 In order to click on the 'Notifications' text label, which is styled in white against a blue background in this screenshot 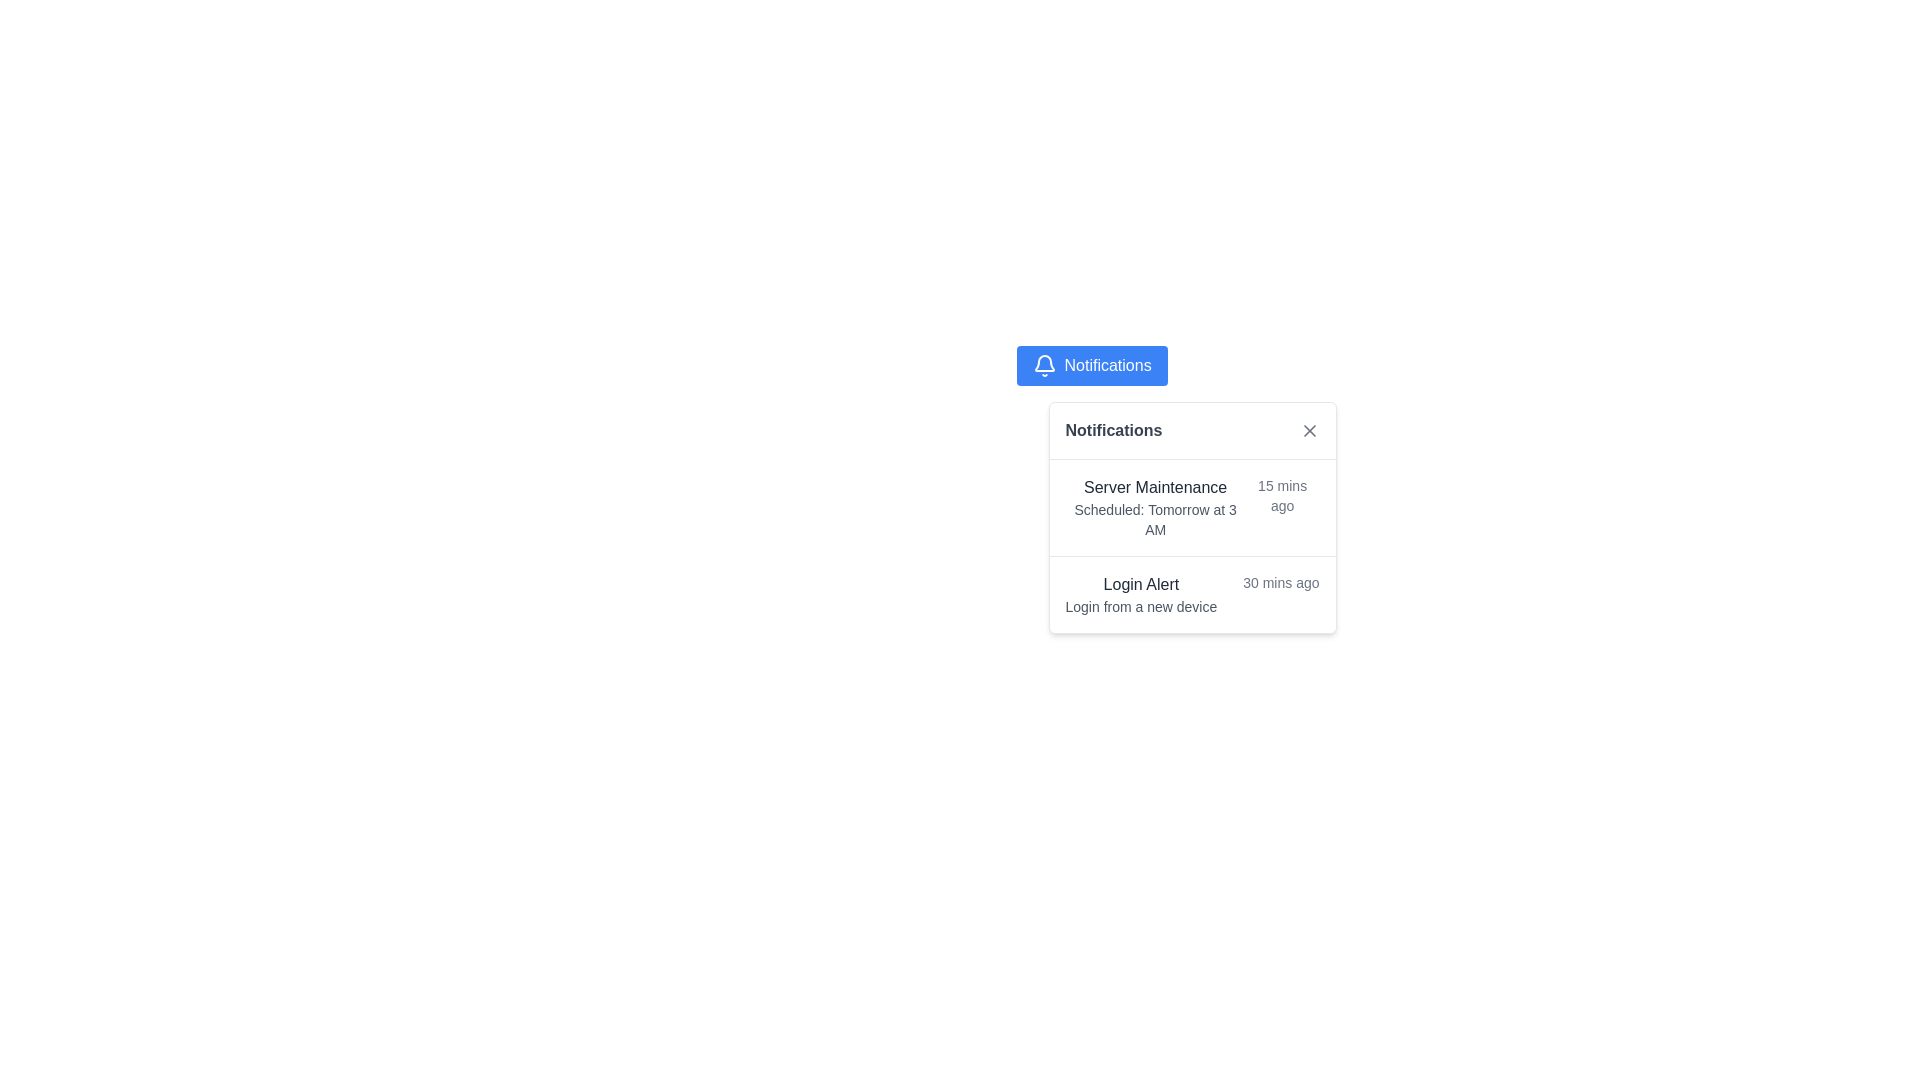, I will do `click(1107, 366)`.